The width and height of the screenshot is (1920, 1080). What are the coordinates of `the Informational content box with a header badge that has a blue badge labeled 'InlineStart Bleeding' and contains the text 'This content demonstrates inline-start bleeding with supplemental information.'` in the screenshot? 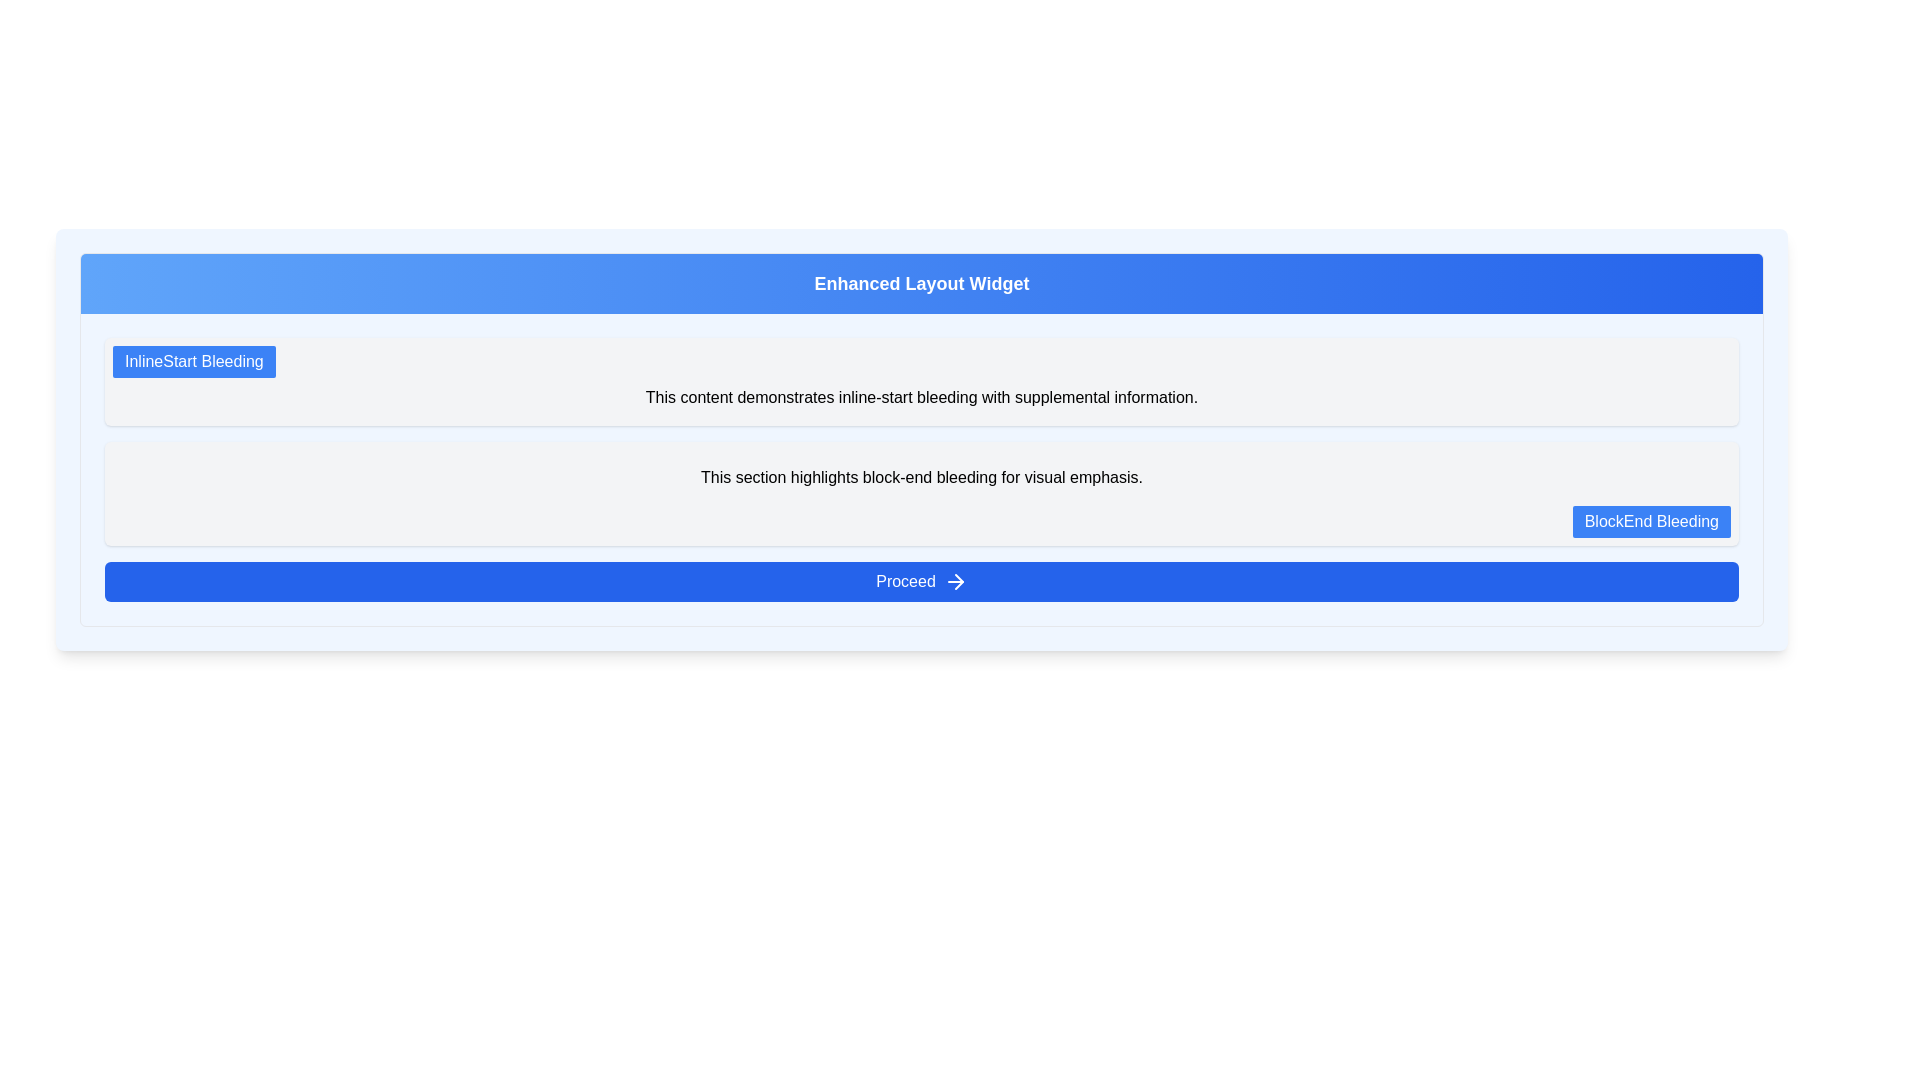 It's located at (920, 381).